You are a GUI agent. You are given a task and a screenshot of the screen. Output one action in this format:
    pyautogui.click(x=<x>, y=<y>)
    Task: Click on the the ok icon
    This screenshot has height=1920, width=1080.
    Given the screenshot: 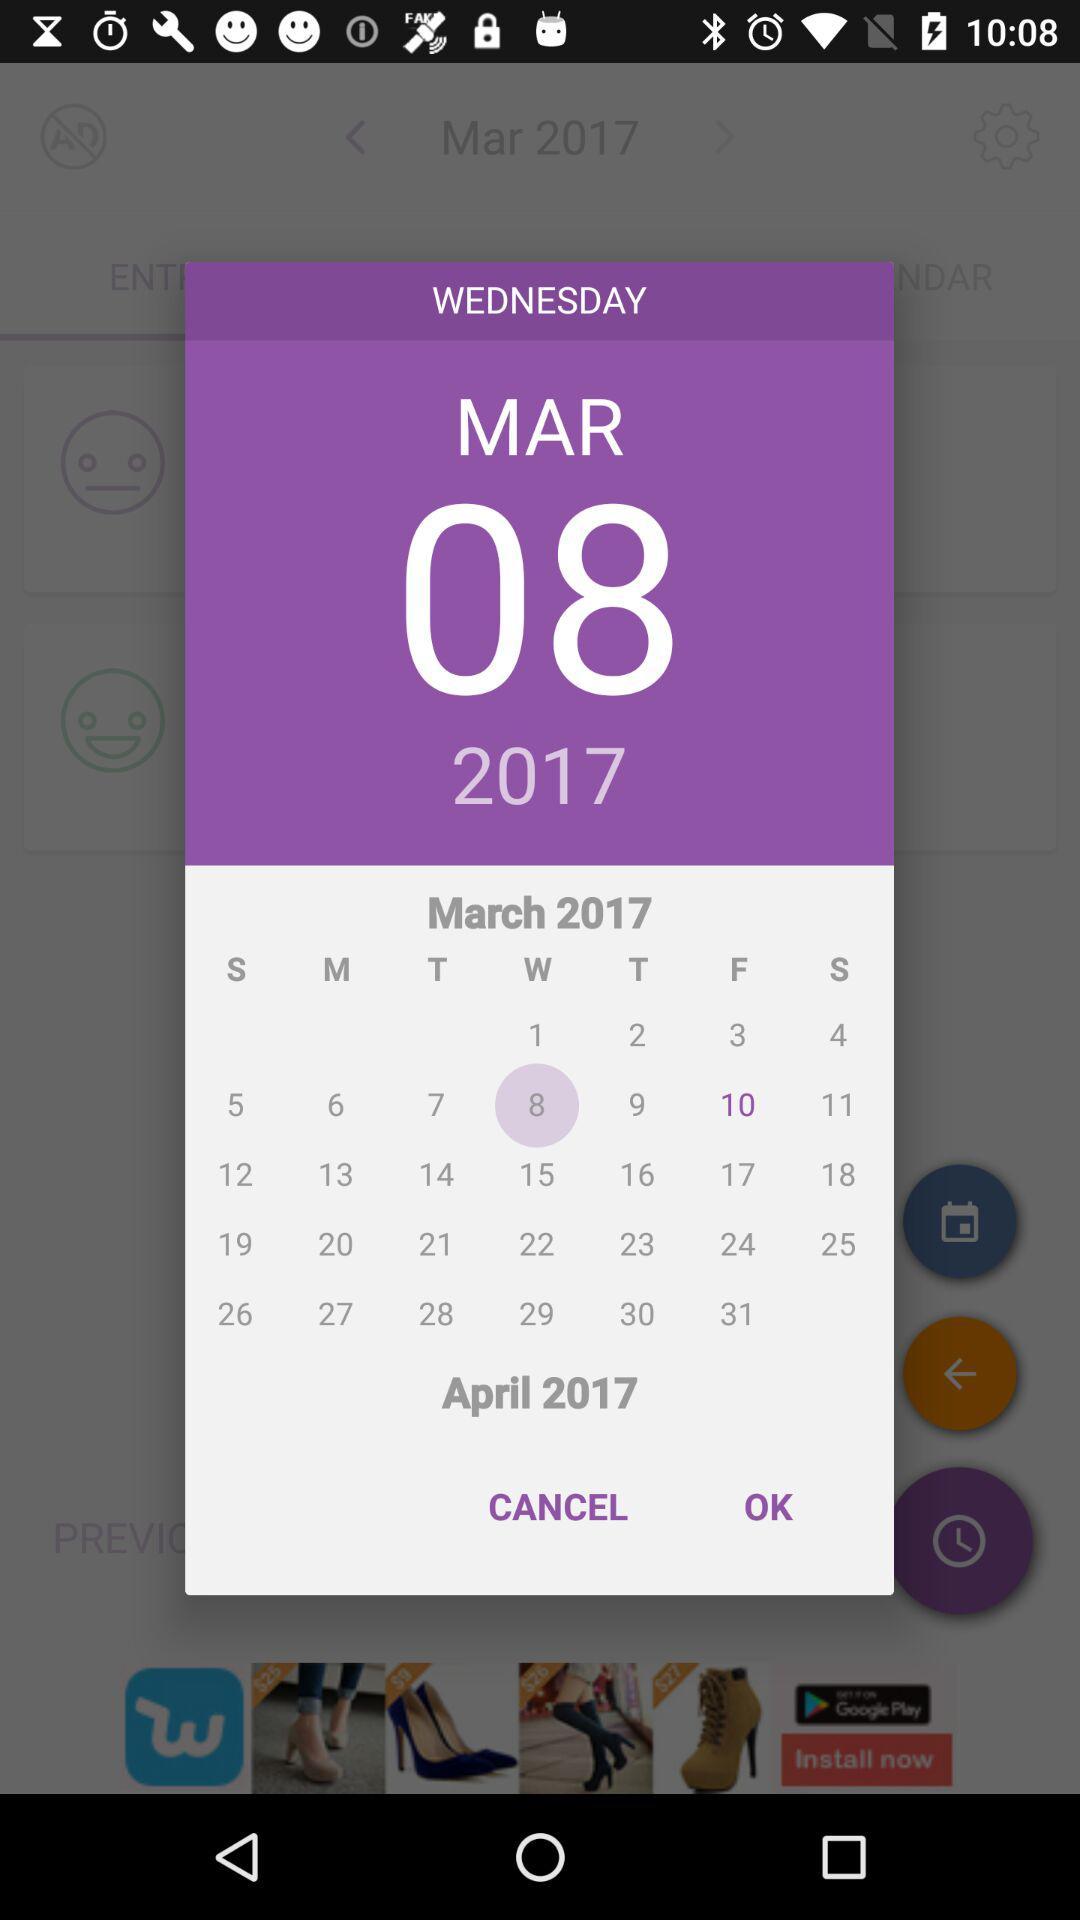 What is the action you would take?
    pyautogui.click(x=766, y=1506)
    